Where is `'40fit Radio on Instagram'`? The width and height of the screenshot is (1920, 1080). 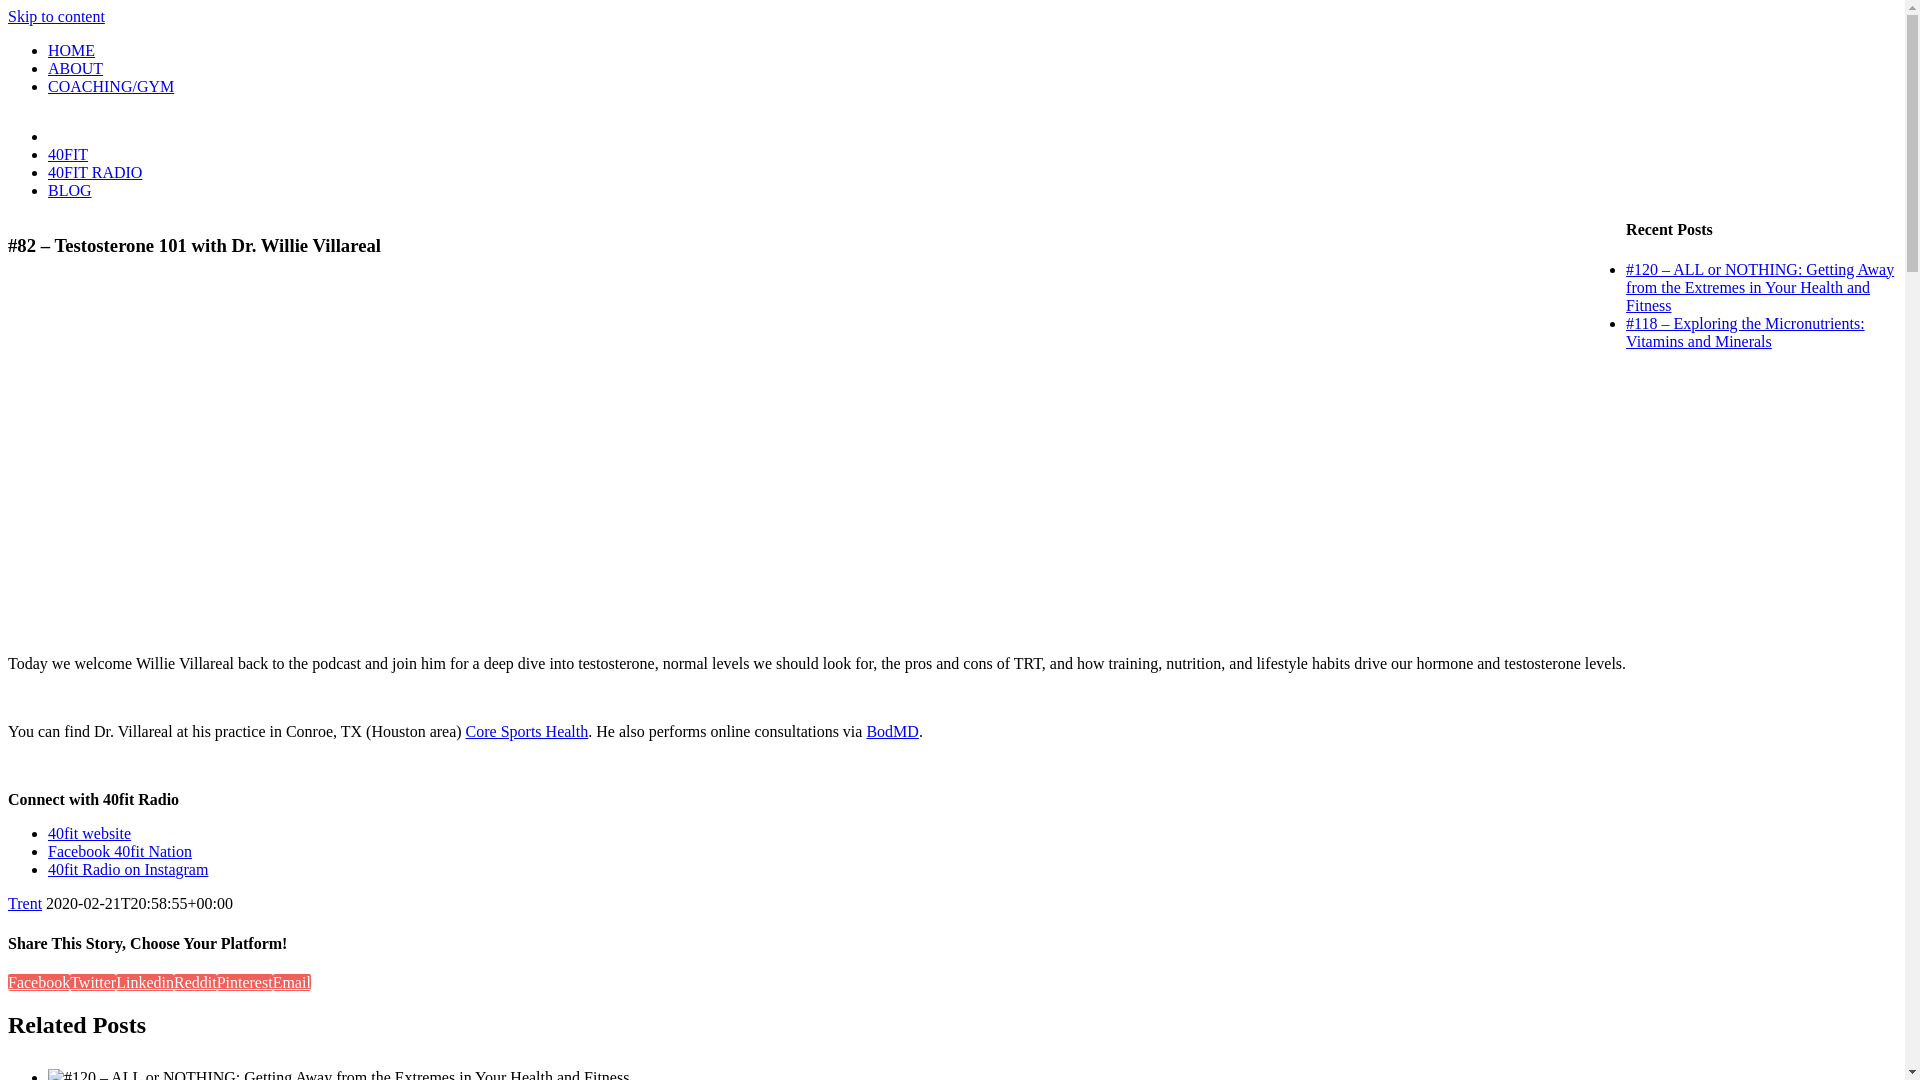 '40fit Radio on Instagram' is located at coordinates (127, 868).